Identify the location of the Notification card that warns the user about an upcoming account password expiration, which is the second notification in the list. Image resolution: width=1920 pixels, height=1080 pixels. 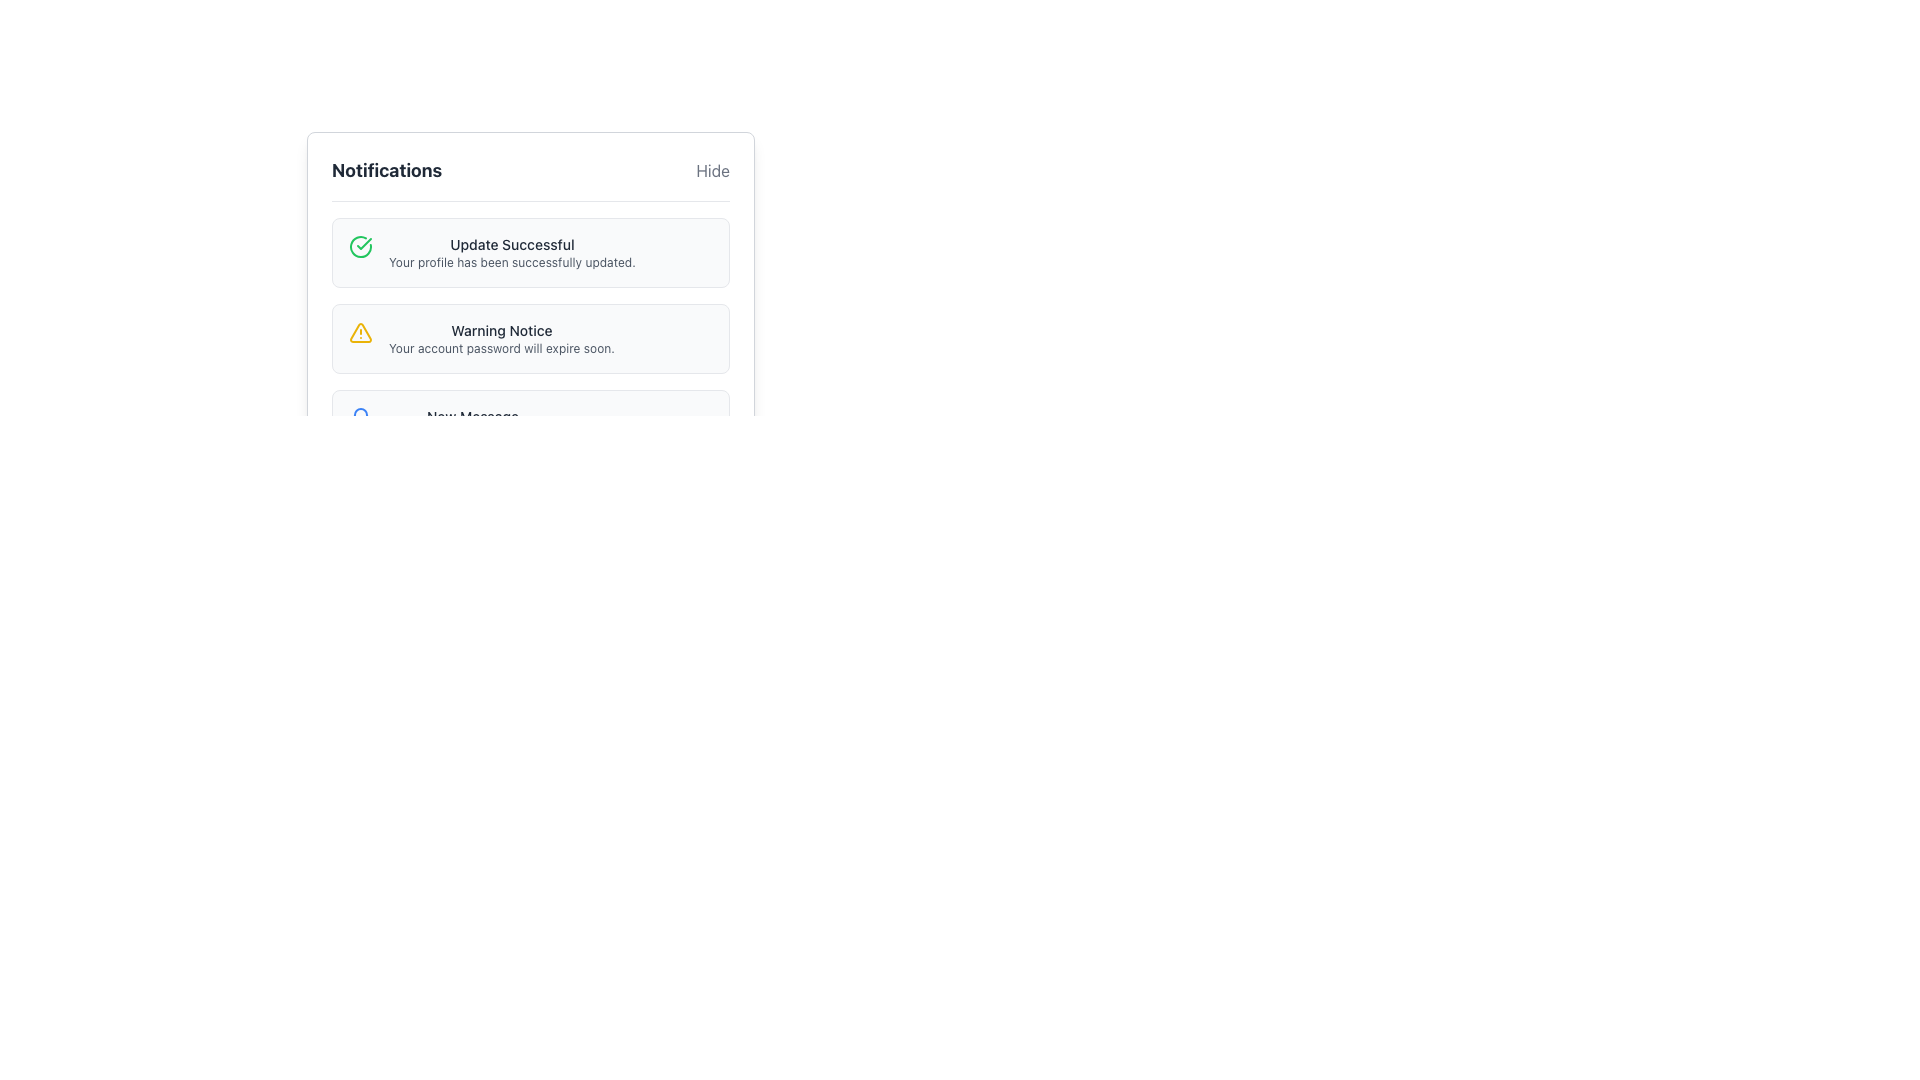
(531, 338).